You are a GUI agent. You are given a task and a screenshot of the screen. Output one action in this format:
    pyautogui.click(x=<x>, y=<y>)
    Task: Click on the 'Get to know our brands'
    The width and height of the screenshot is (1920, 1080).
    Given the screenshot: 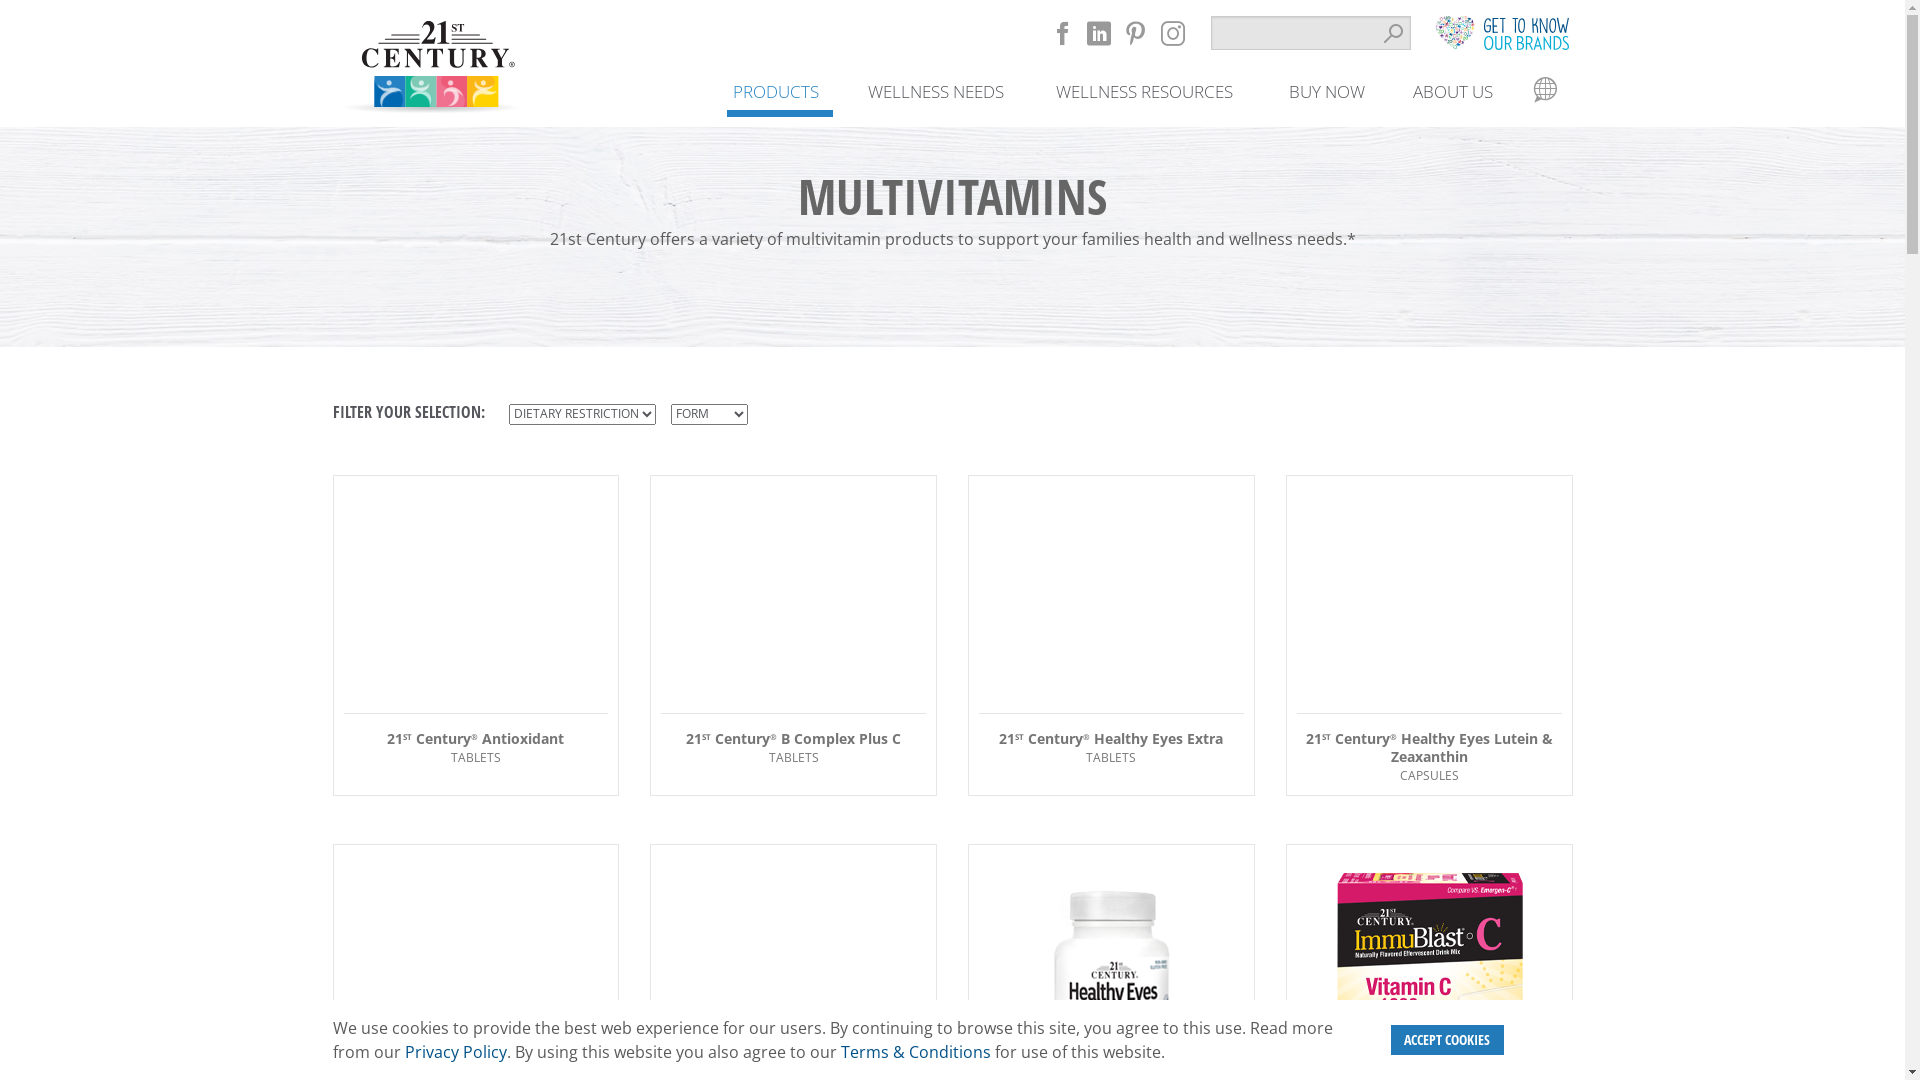 What is the action you would take?
    pyautogui.click(x=1501, y=32)
    